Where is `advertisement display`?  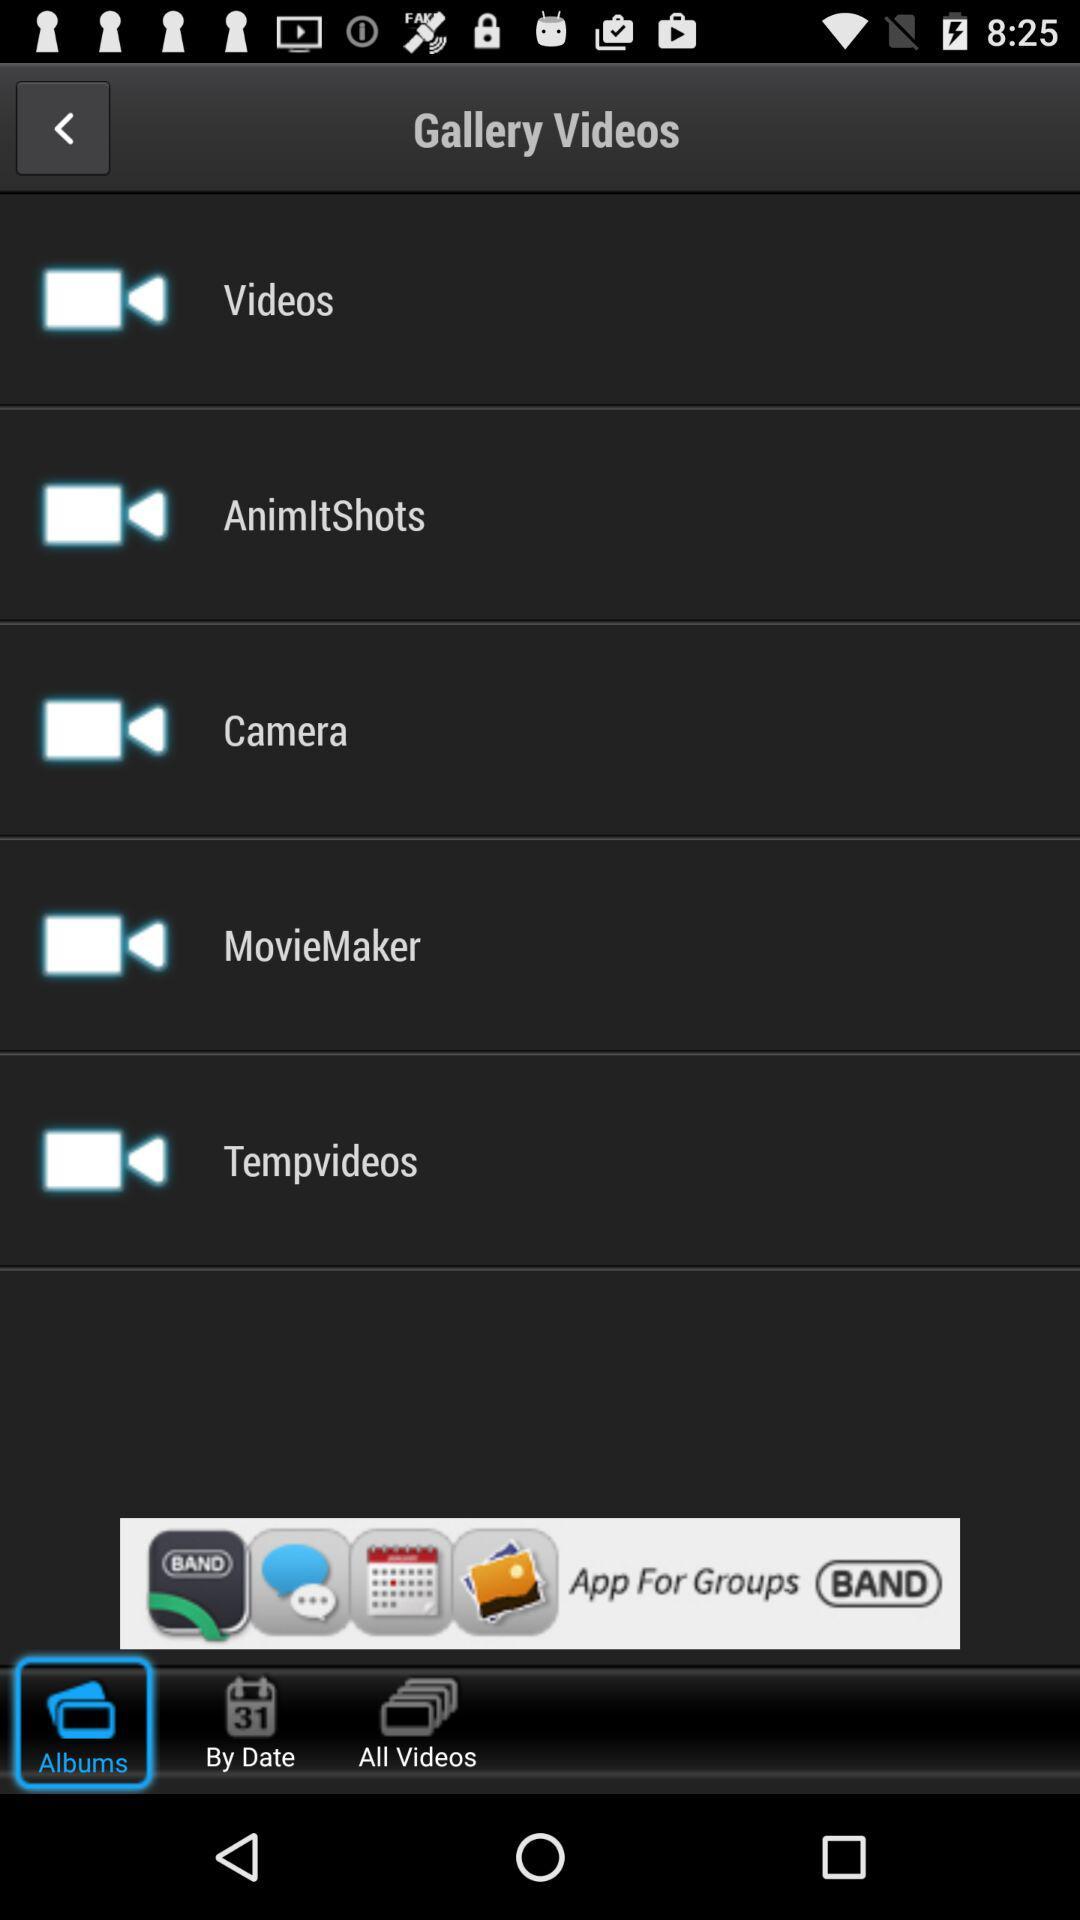
advertisement display is located at coordinates (540, 1582).